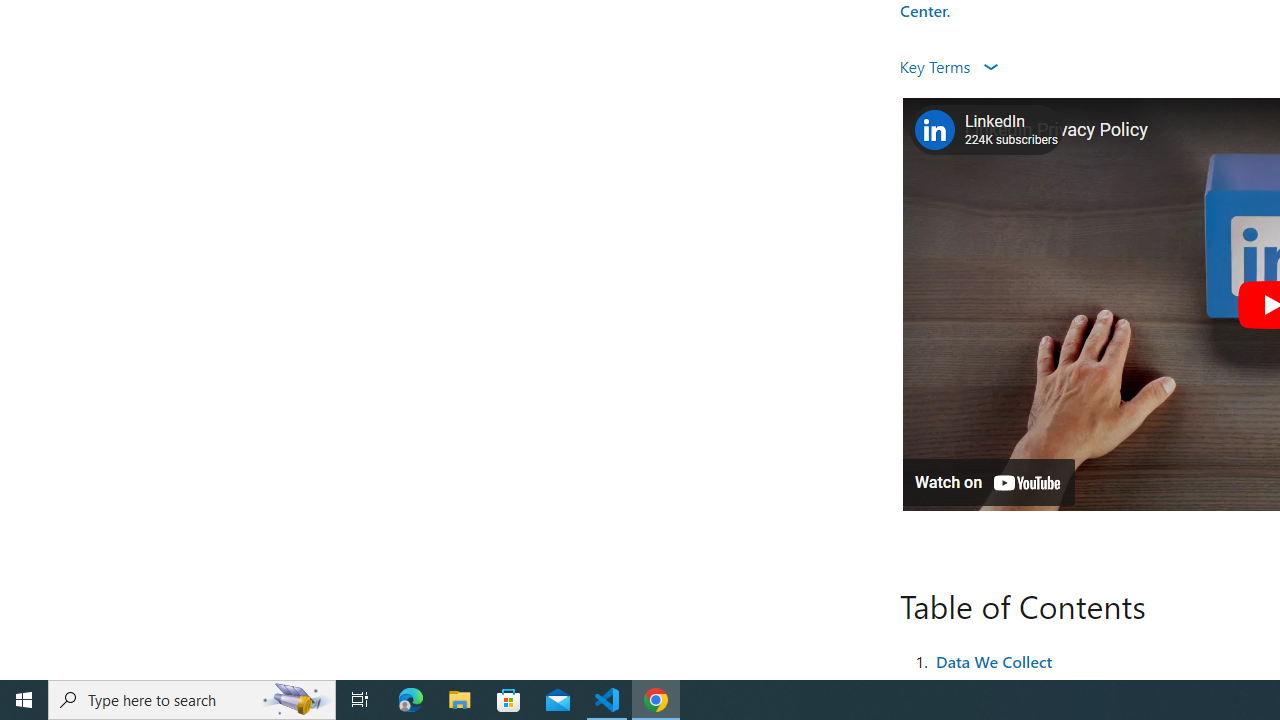  I want to click on 'Photo image of LinkedIn', so click(933, 129).